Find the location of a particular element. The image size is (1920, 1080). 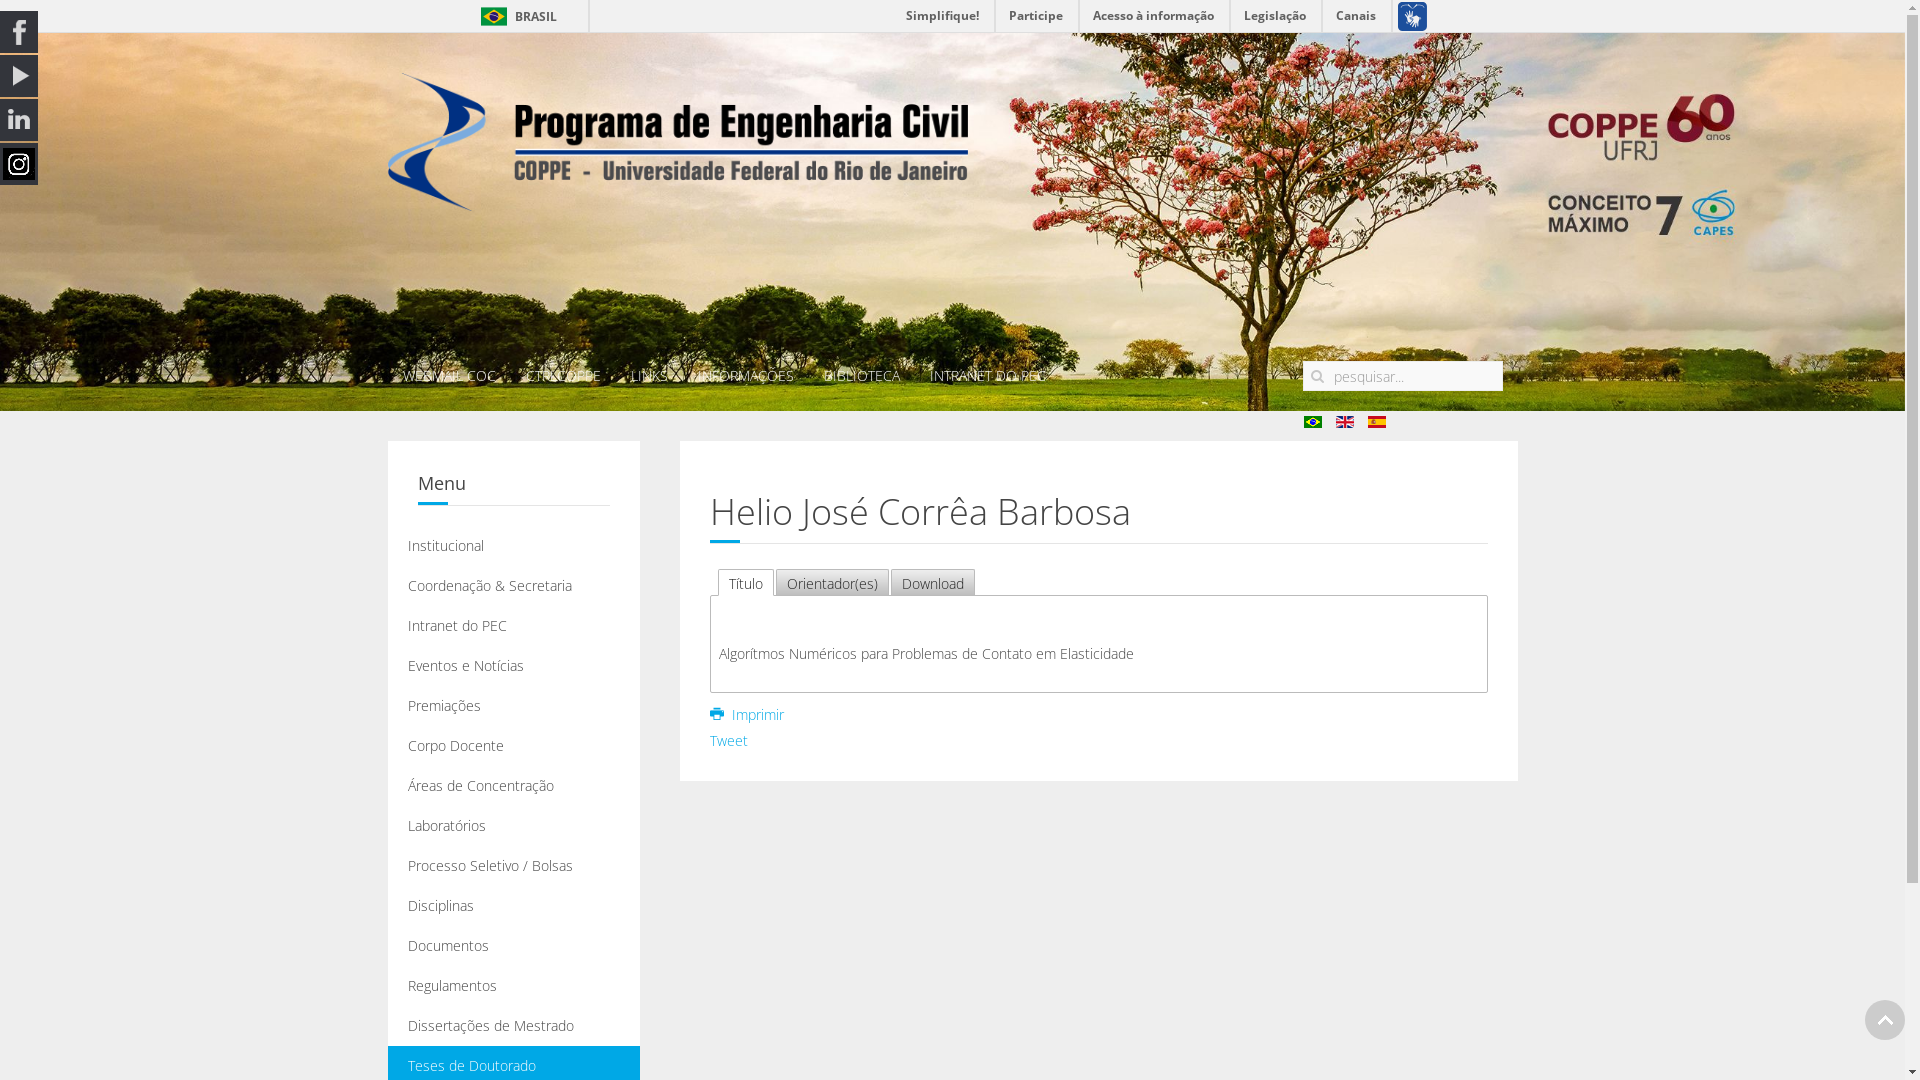

'Tweet' is located at coordinates (728, 740).